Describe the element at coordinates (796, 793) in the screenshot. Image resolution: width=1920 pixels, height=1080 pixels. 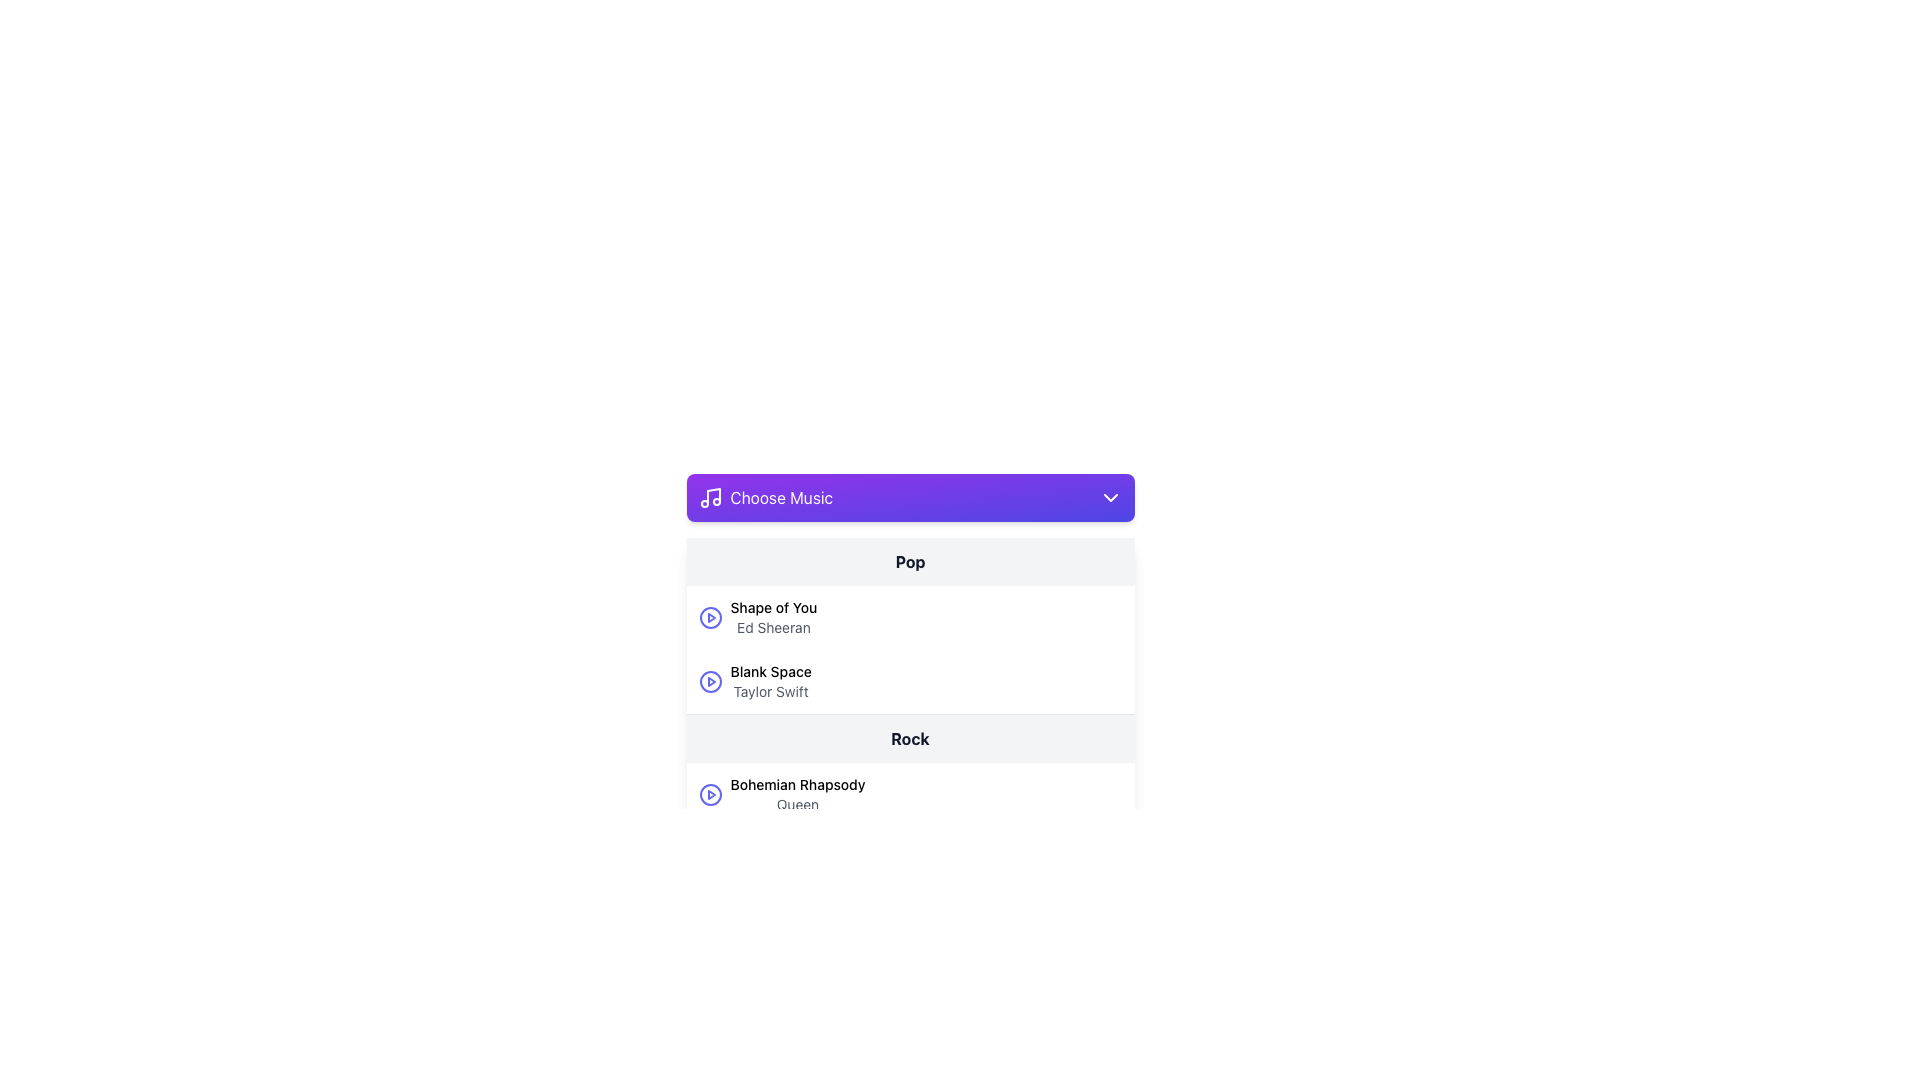
I see `the third music entry` at that location.